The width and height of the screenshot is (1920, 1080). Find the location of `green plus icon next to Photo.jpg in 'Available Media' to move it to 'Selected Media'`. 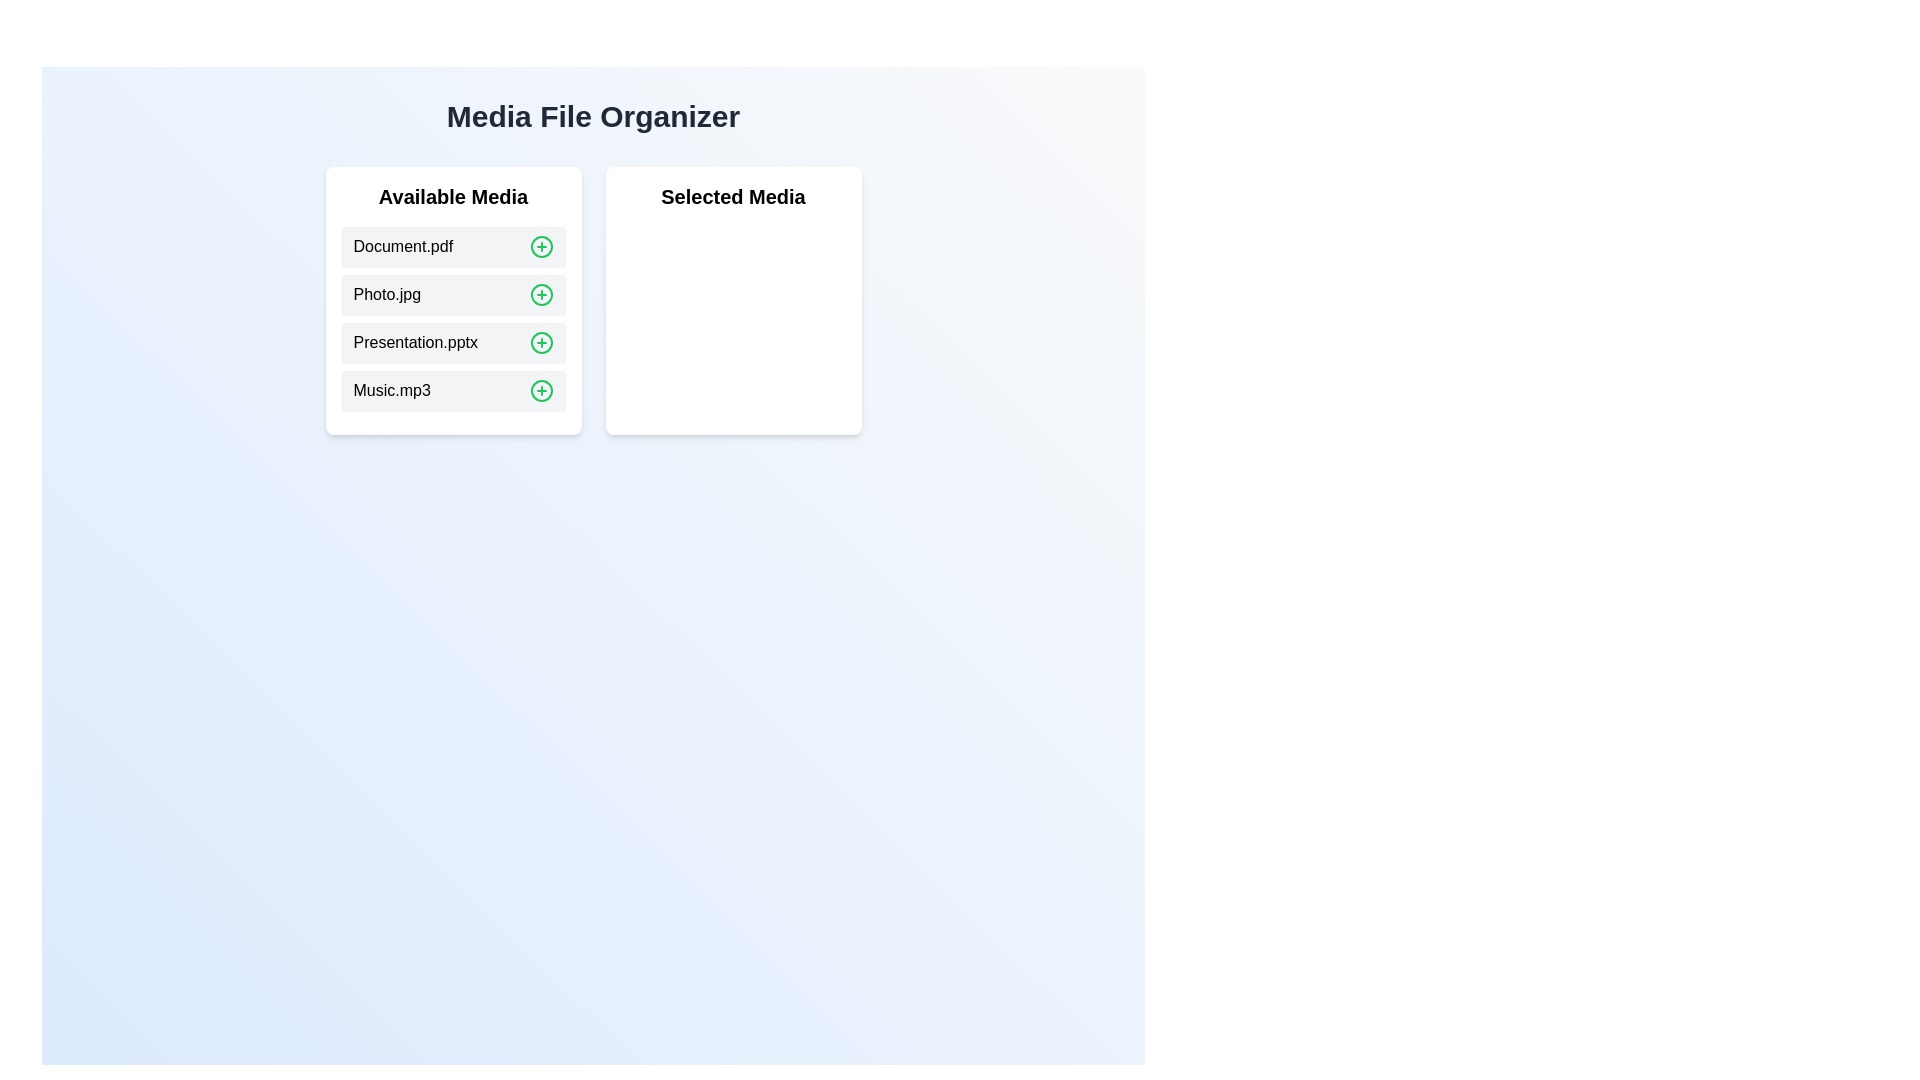

green plus icon next to Photo.jpg in 'Available Media' to move it to 'Selected Media' is located at coordinates (541, 294).